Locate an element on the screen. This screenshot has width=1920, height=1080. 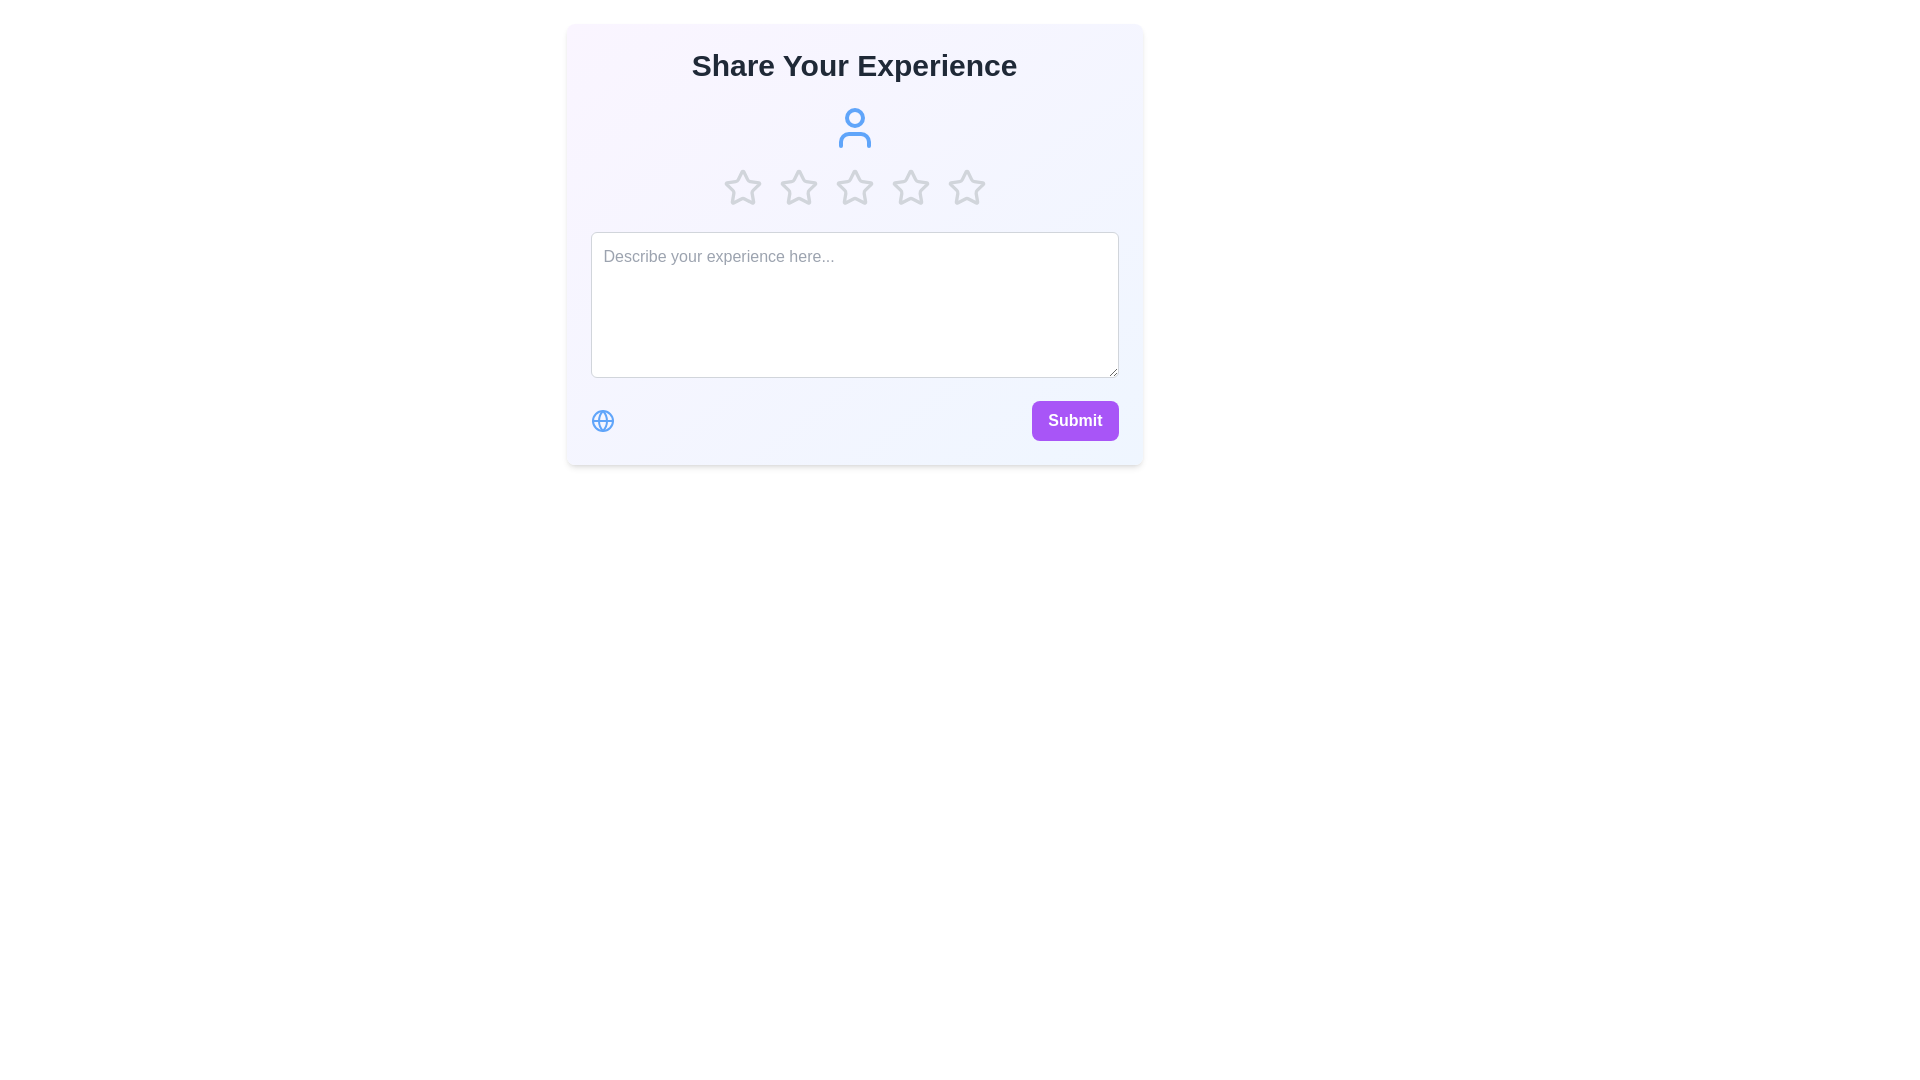
the fourth star in the rating row is located at coordinates (909, 187).